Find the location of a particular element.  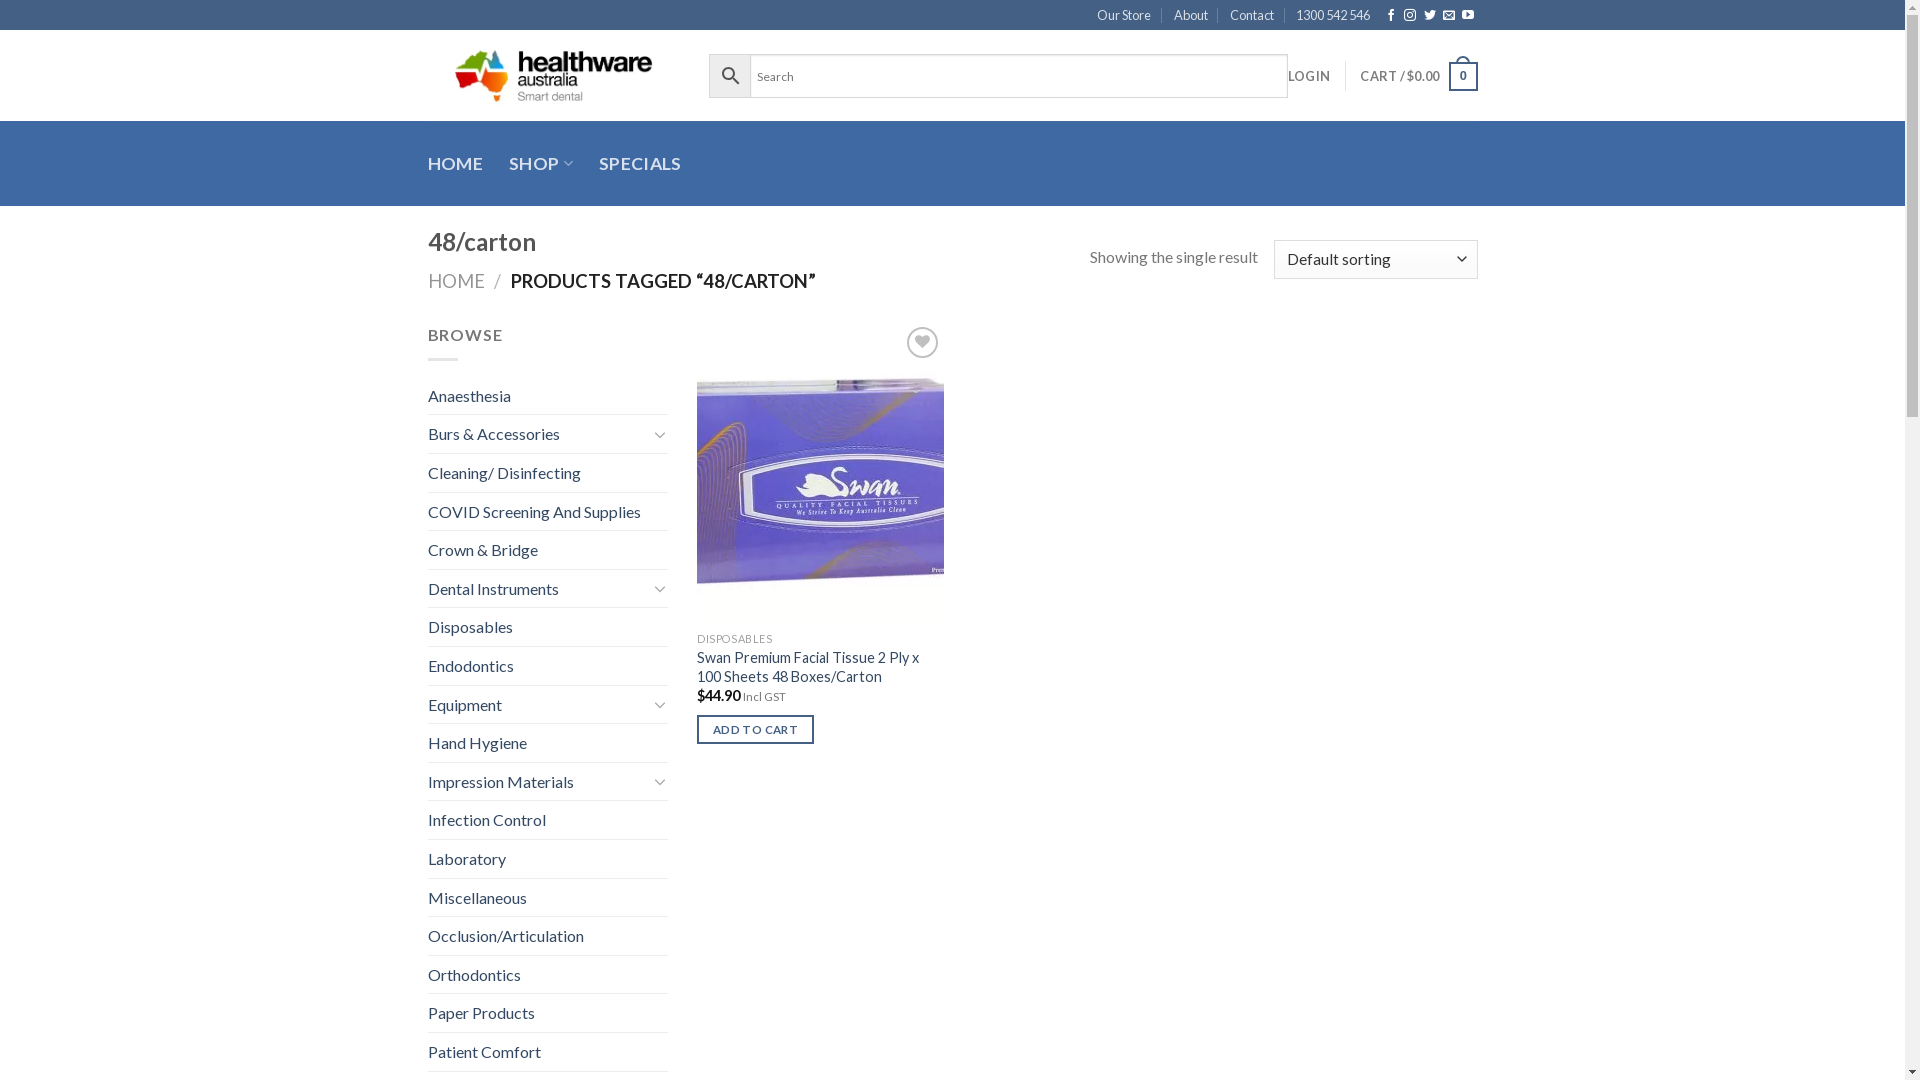

'ADD TO CART' is located at coordinates (753, 729).